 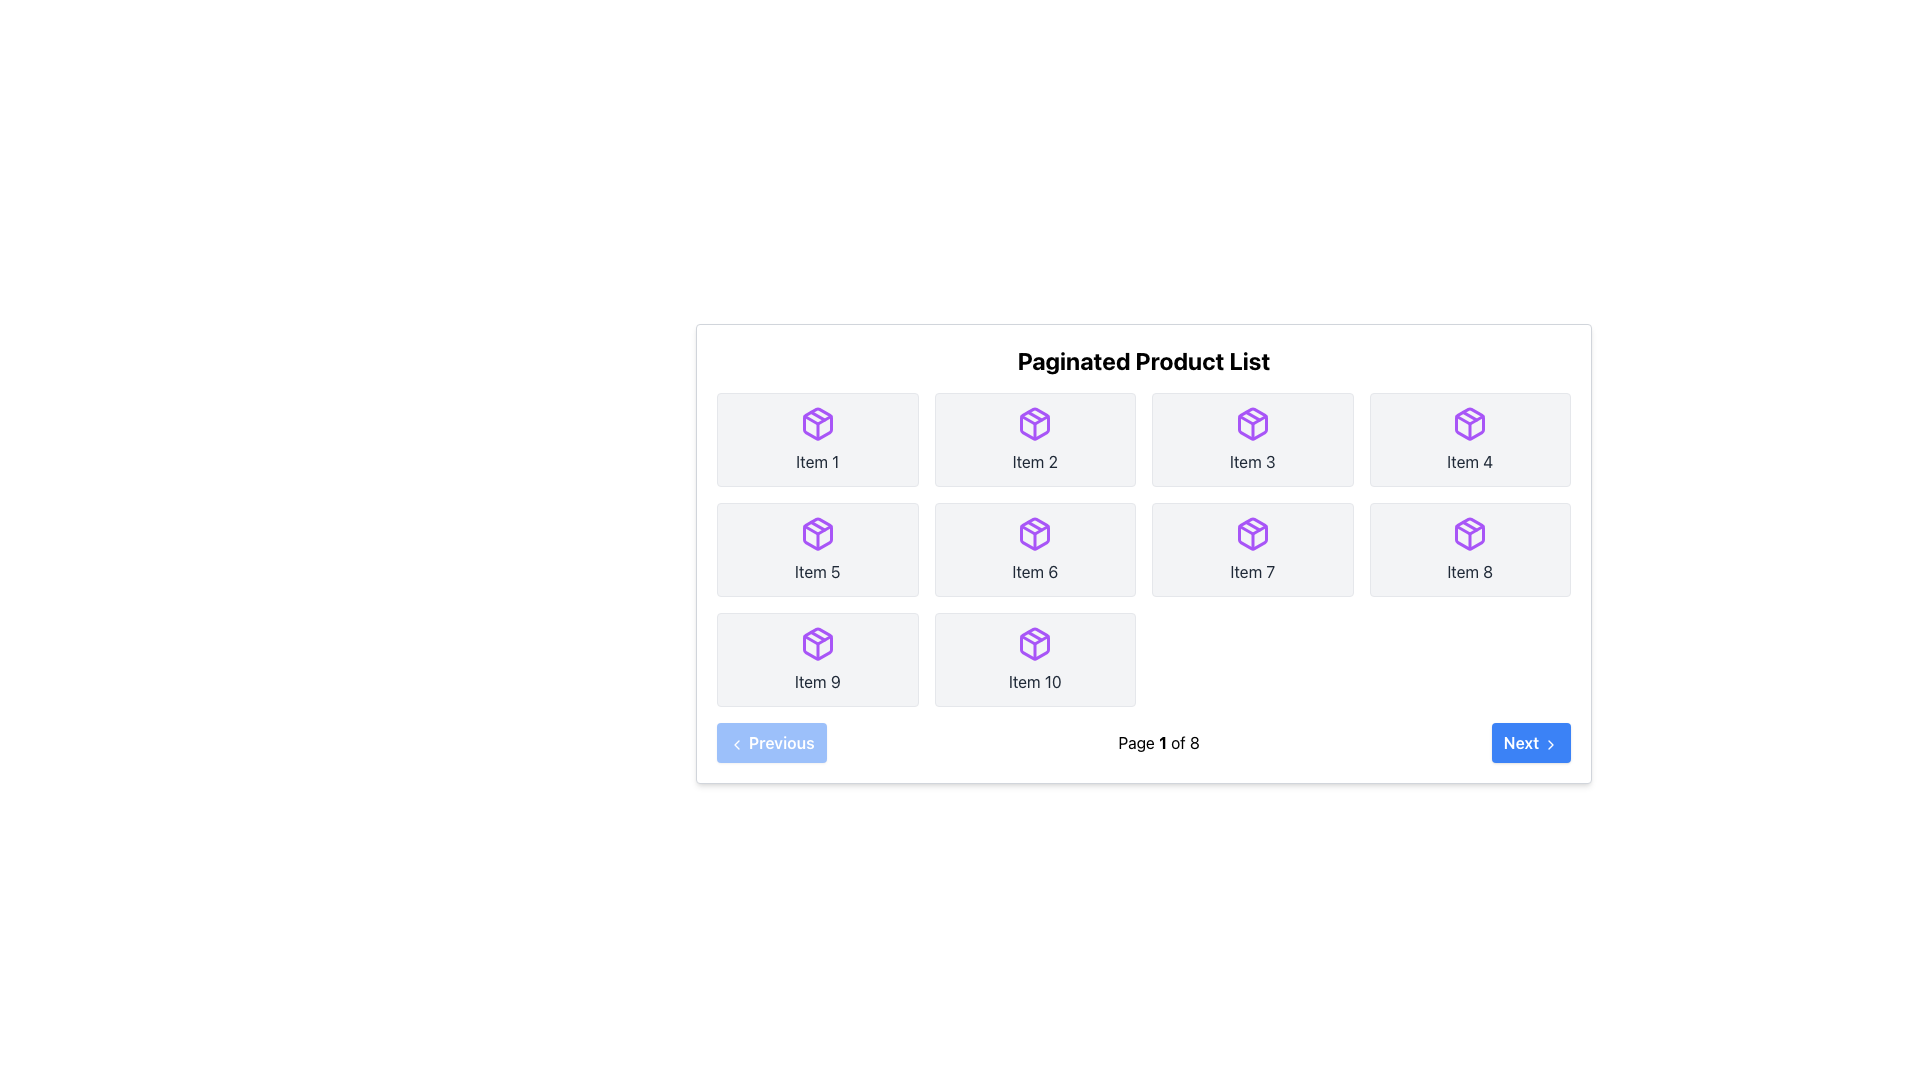 What do you see at coordinates (1470, 532) in the screenshot?
I see `the SVG graphic icon representing a product item, which is the eighth item in a grid layout located in the bottom-right corner of the display` at bounding box center [1470, 532].